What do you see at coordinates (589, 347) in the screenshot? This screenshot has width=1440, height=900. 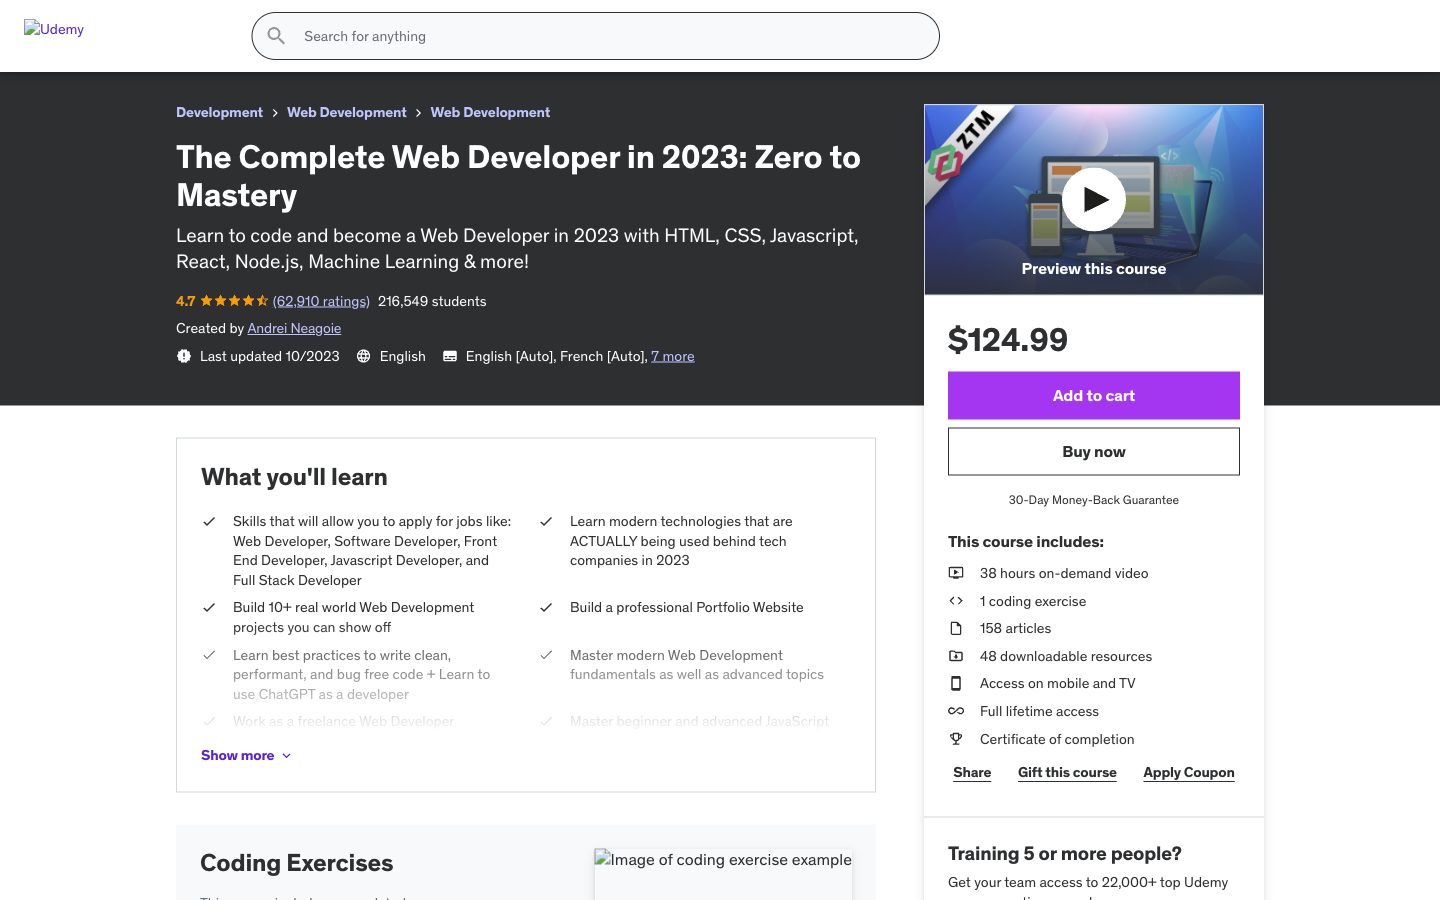 I see `Remove the last character of the tracking number in the tracking bar` at bounding box center [589, 347].